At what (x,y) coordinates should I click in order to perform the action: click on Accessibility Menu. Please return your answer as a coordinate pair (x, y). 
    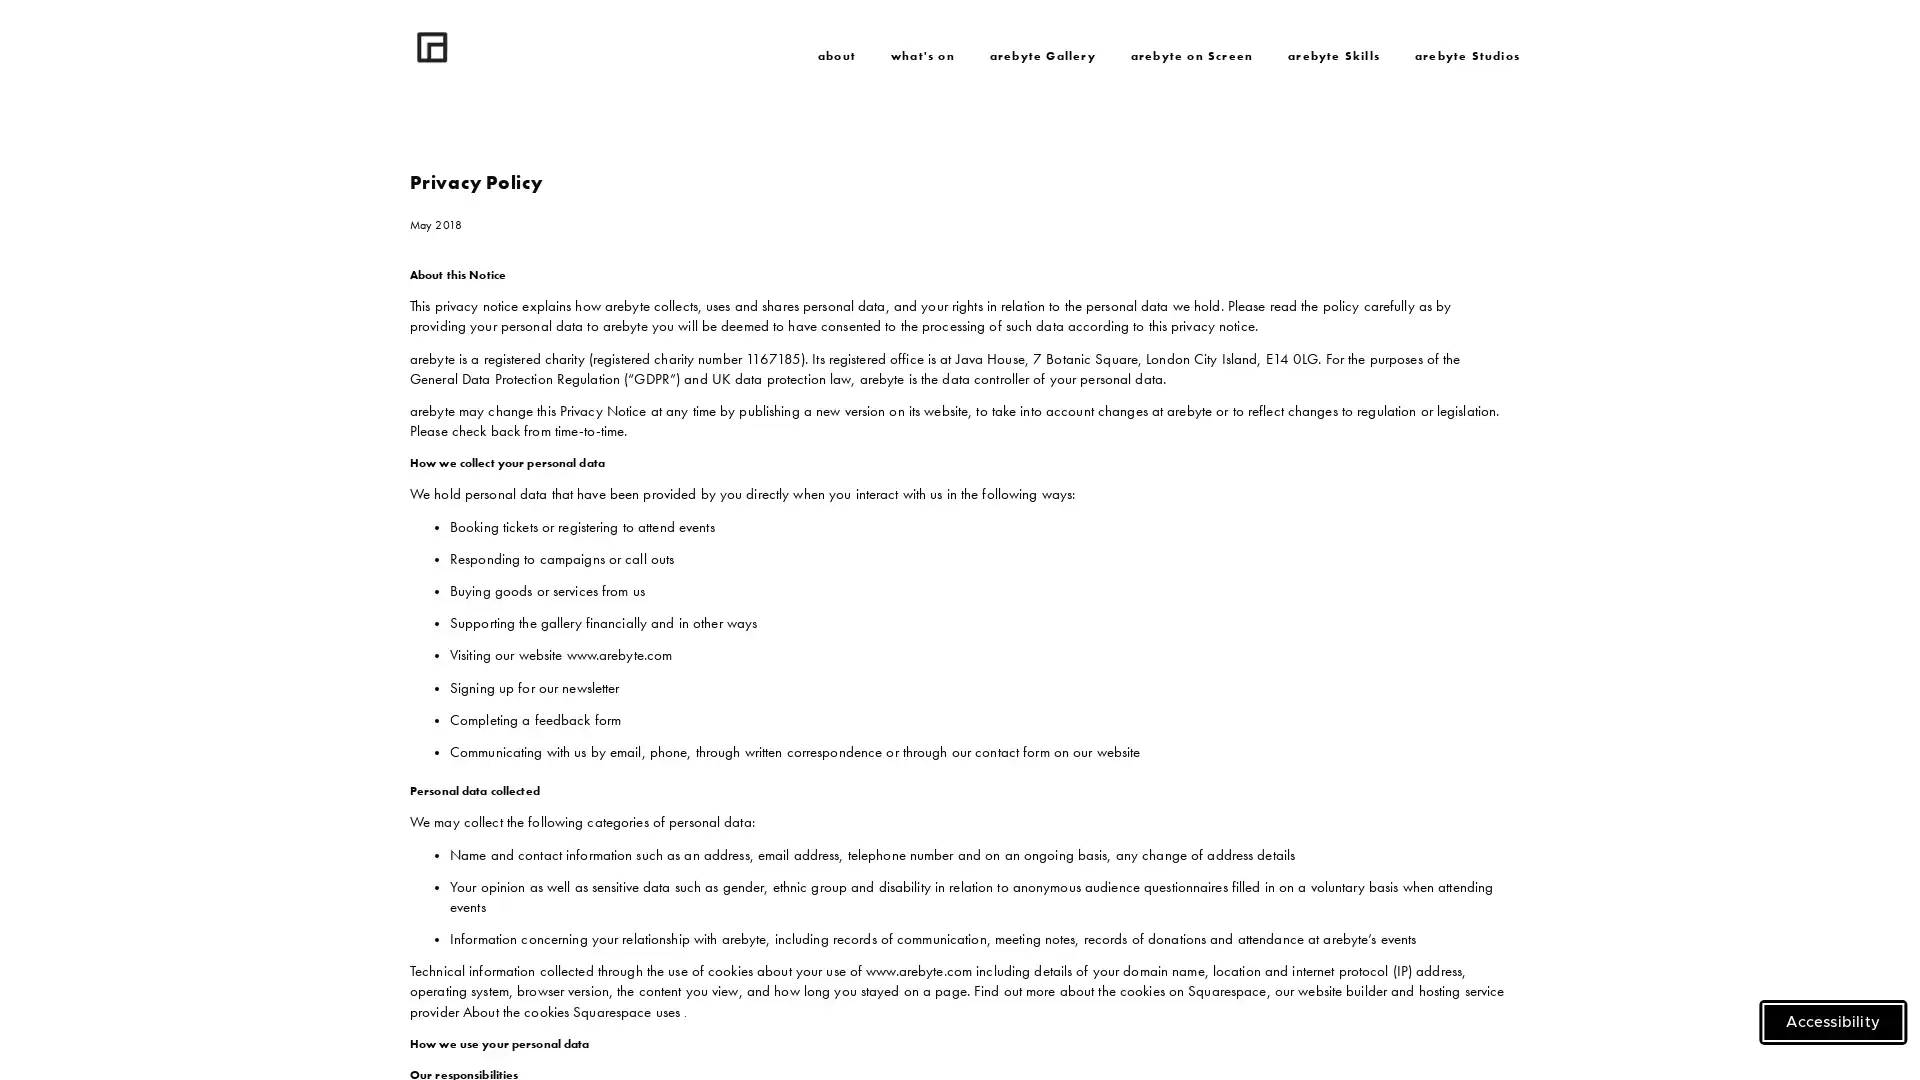
    Looking at the image, I should click on (1833, 1022).